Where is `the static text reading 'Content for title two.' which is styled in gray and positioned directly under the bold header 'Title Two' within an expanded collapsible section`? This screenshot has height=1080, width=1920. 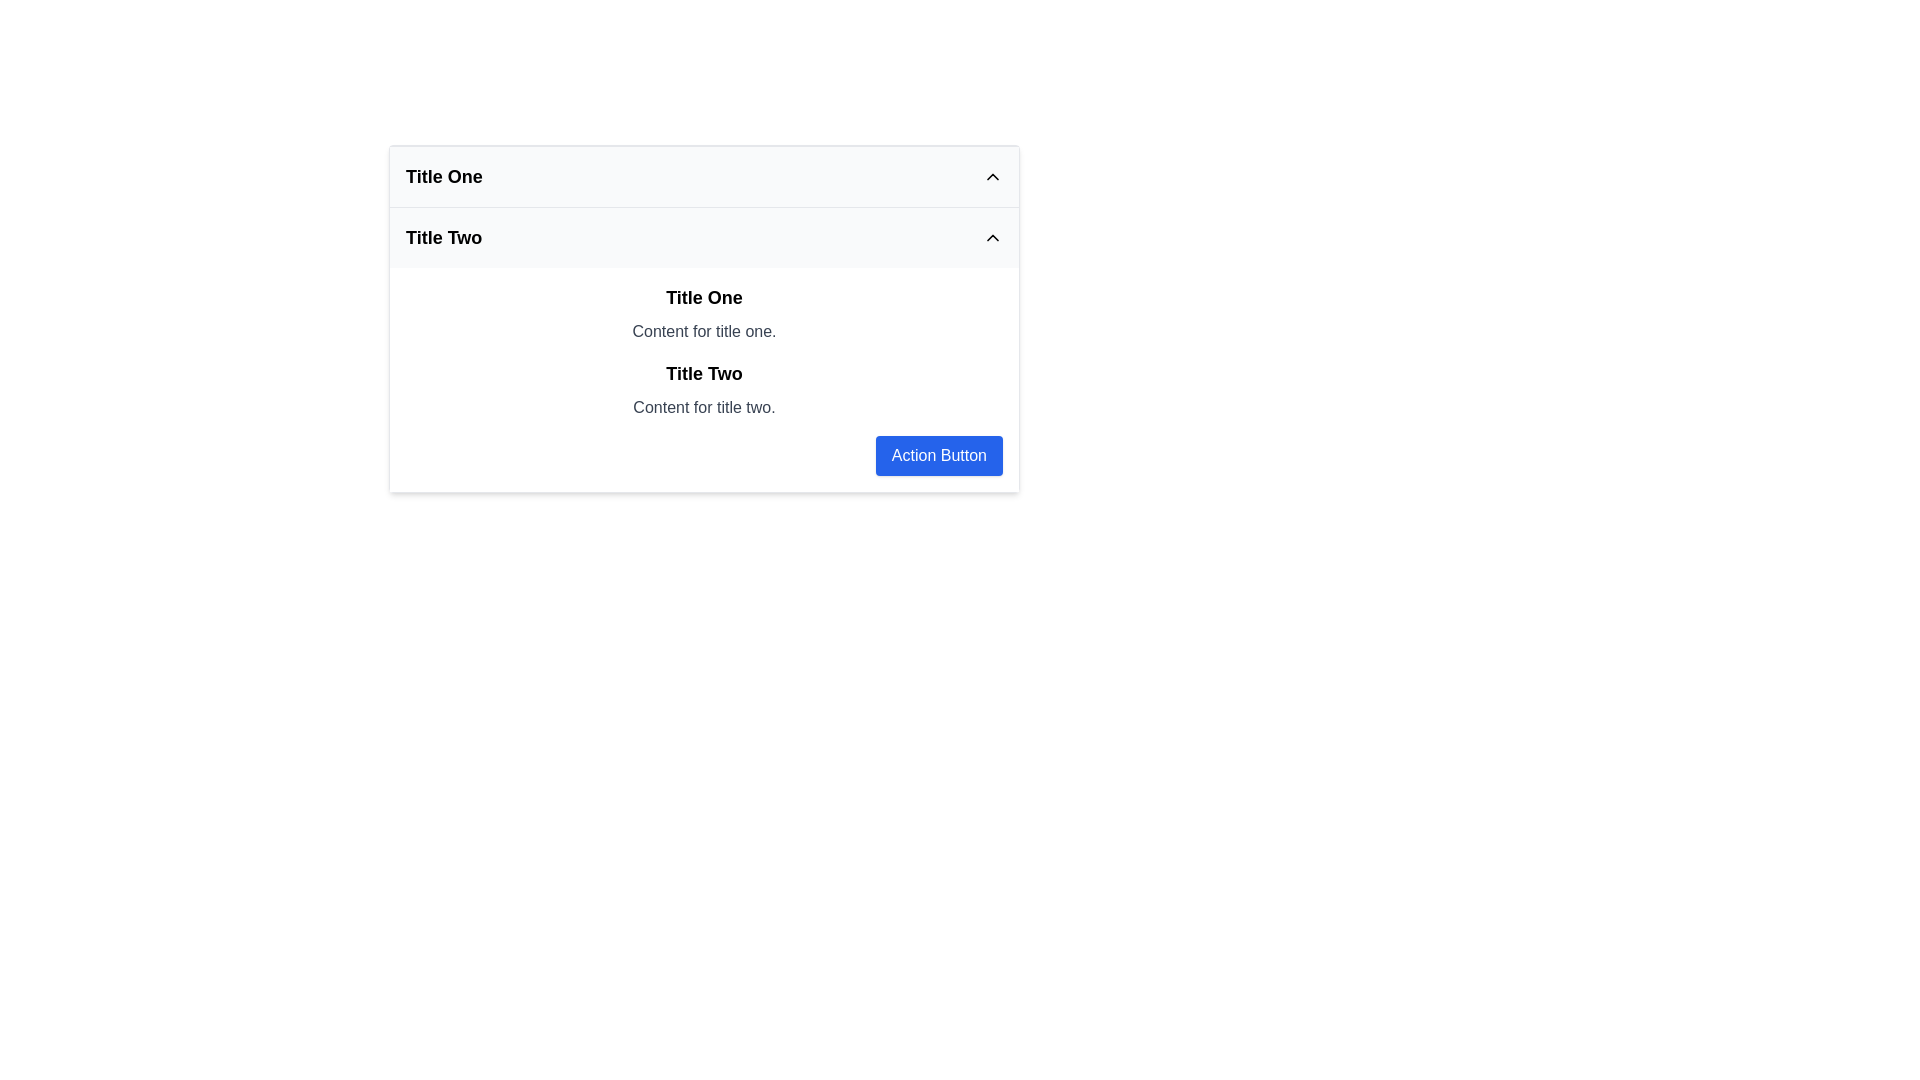 the static text reading 'Content for title two.' which is styled in gray and positioned directly under the bold header 'Title Two' within an expanded collapsible section is located at coordinates (704, 407).